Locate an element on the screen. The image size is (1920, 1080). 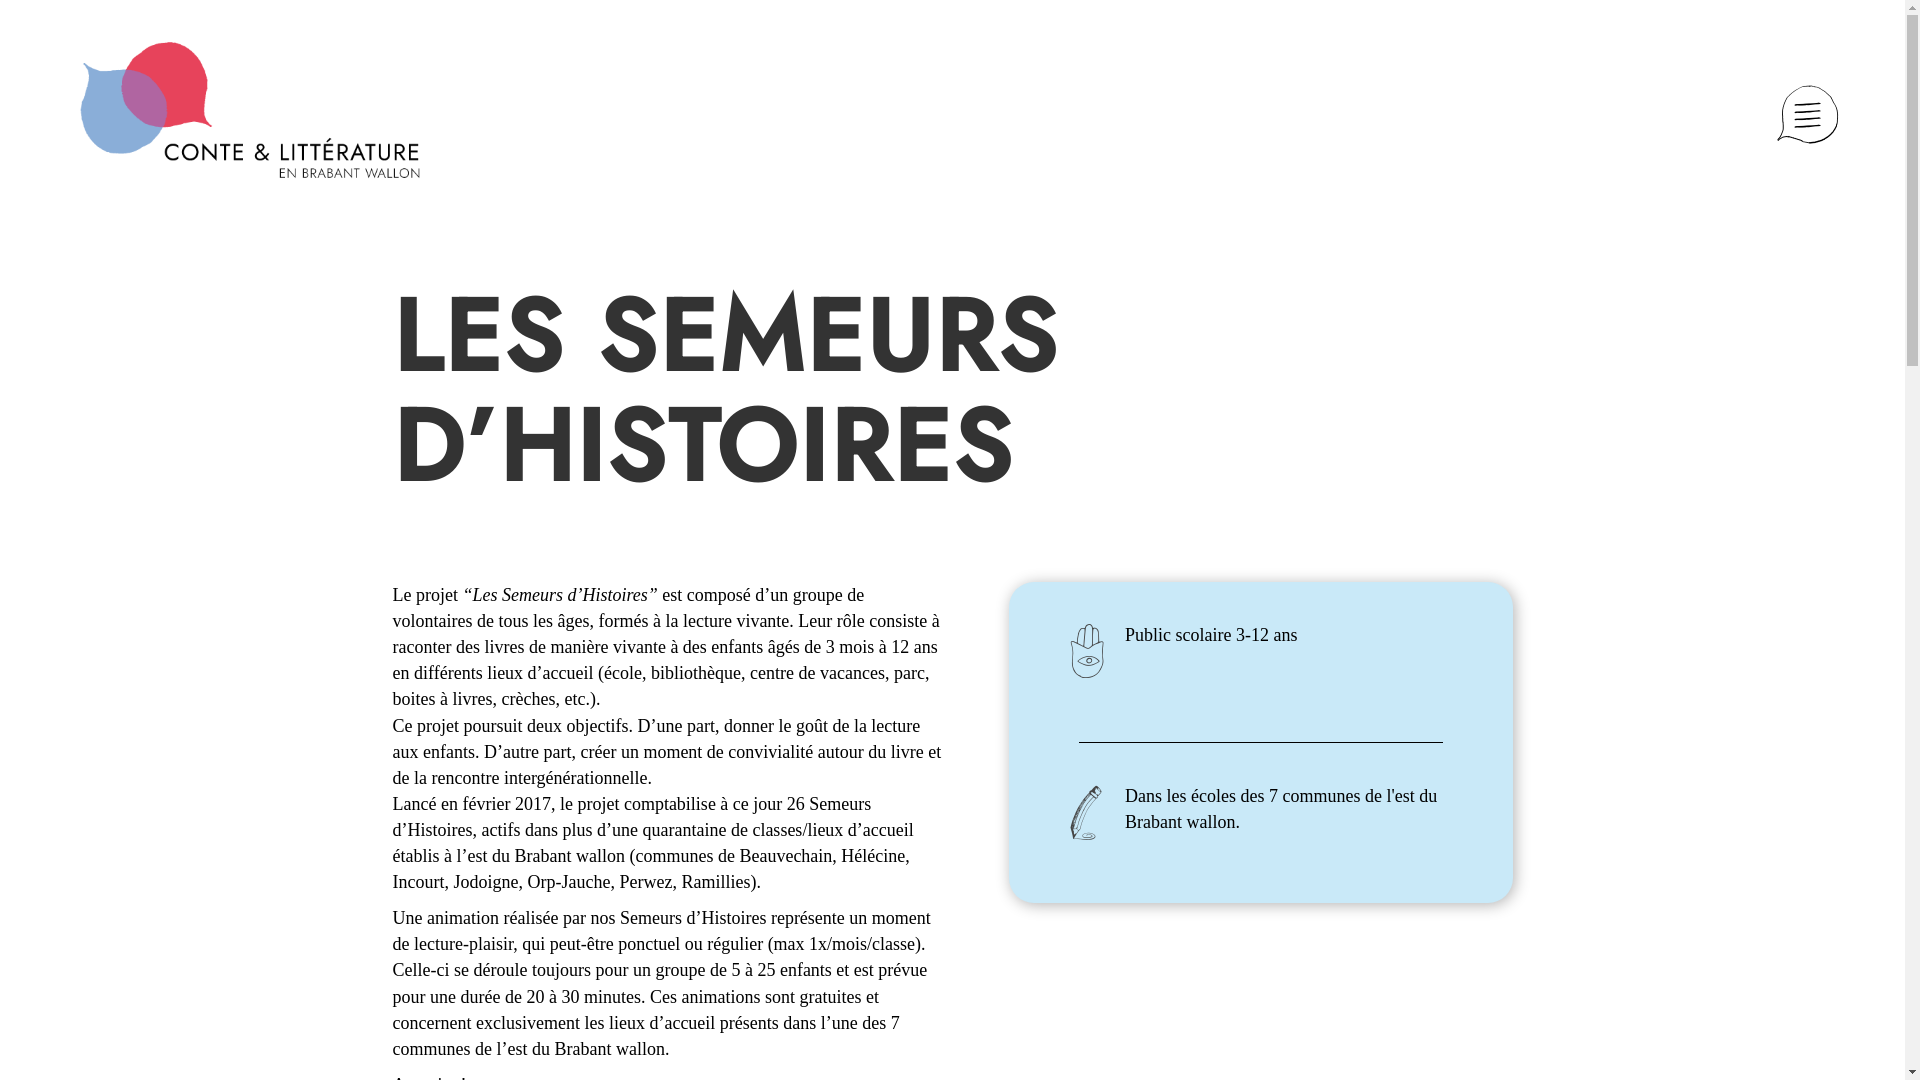
'CC_Logo_couleur_horiz' is located at coordinates (248, 110).